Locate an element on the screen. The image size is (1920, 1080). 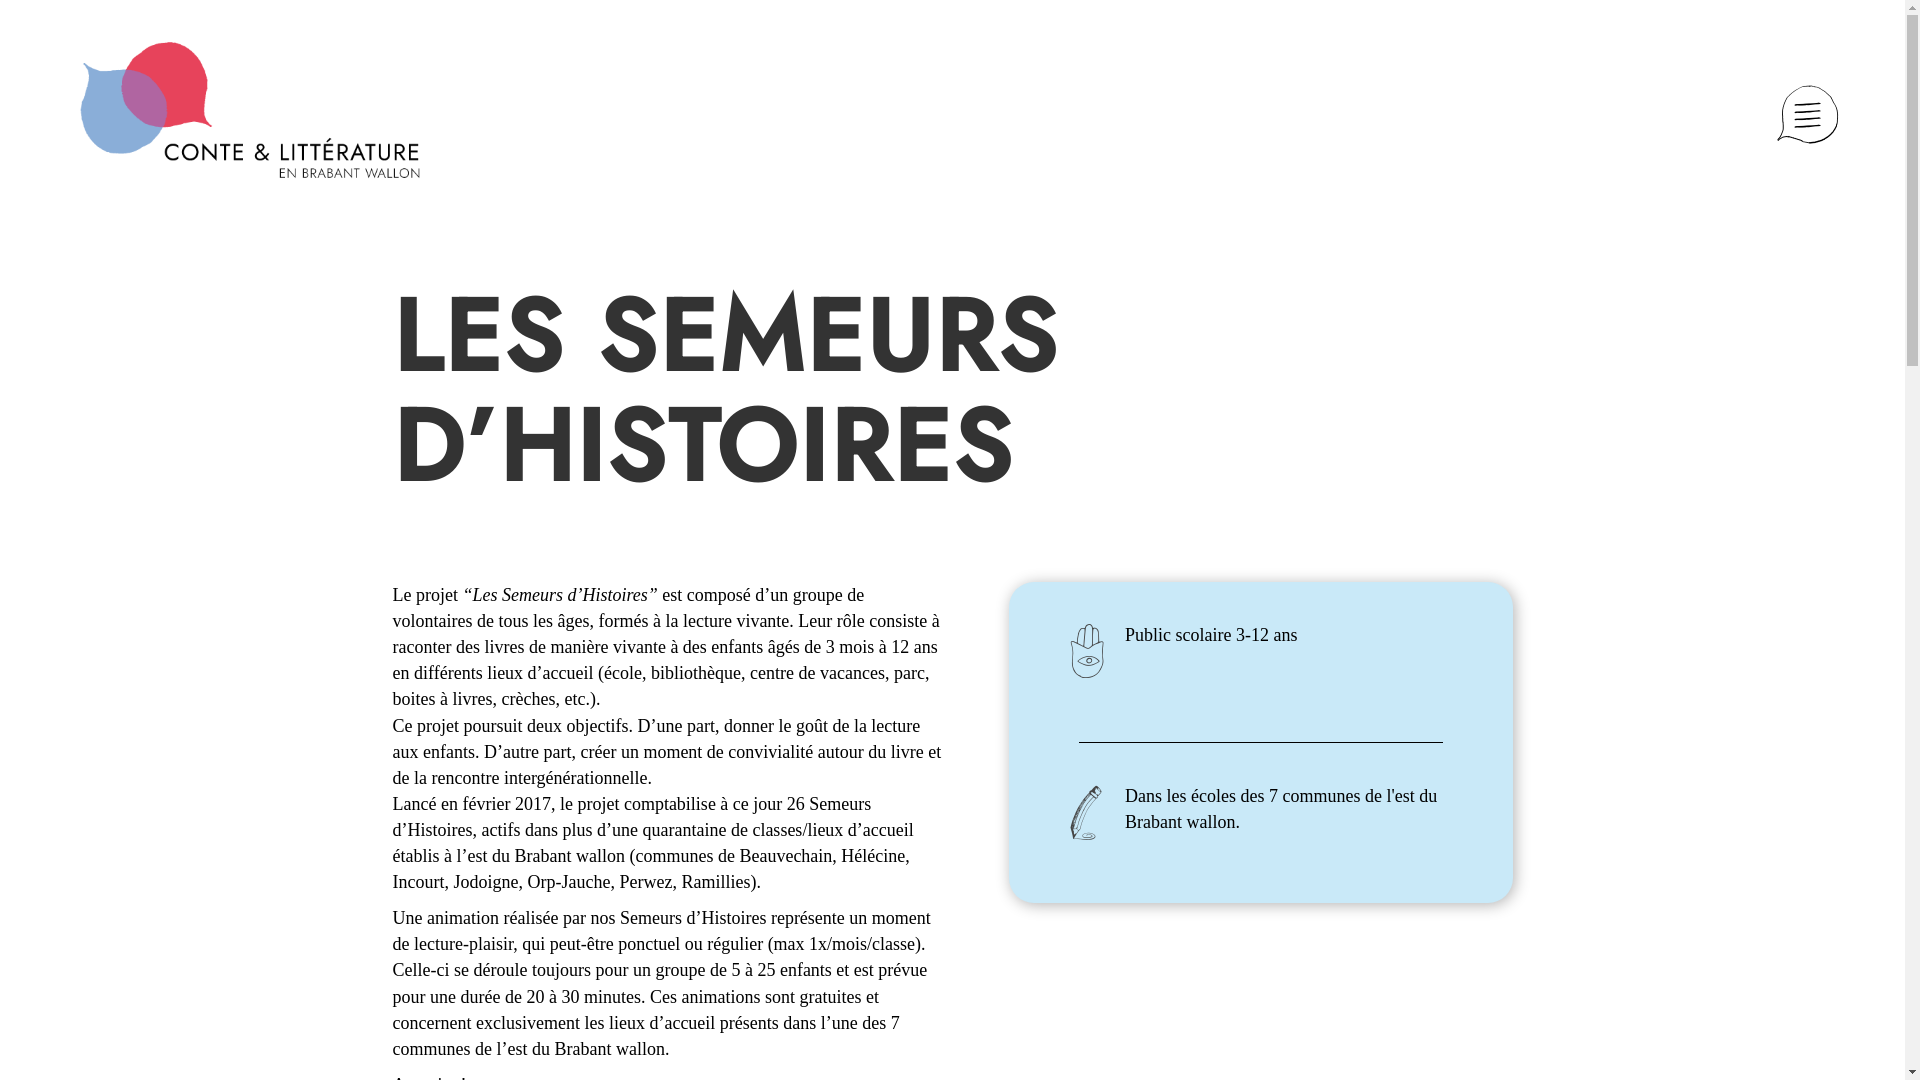
'CC_Logo_couleur_horiz' is located at coordinates (248, 110).